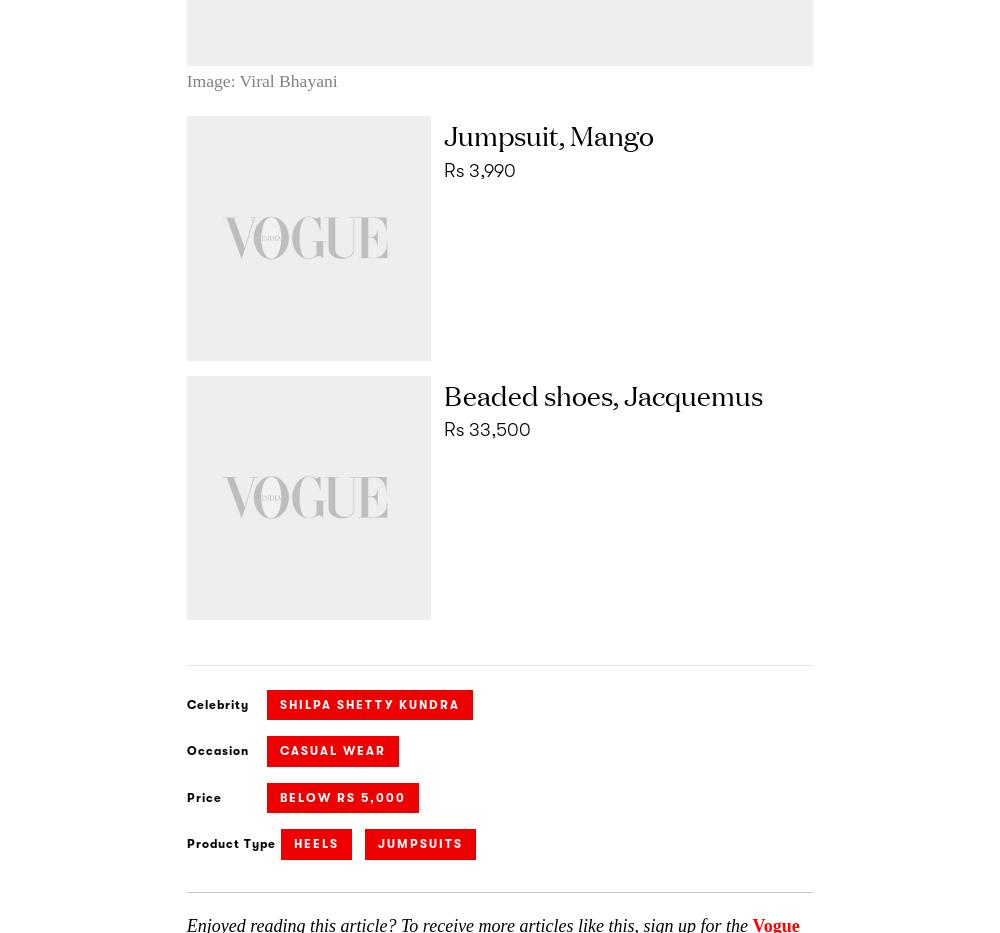 The image size is (1000, 933). I want to click on 'Product Type', so click(229, 842).